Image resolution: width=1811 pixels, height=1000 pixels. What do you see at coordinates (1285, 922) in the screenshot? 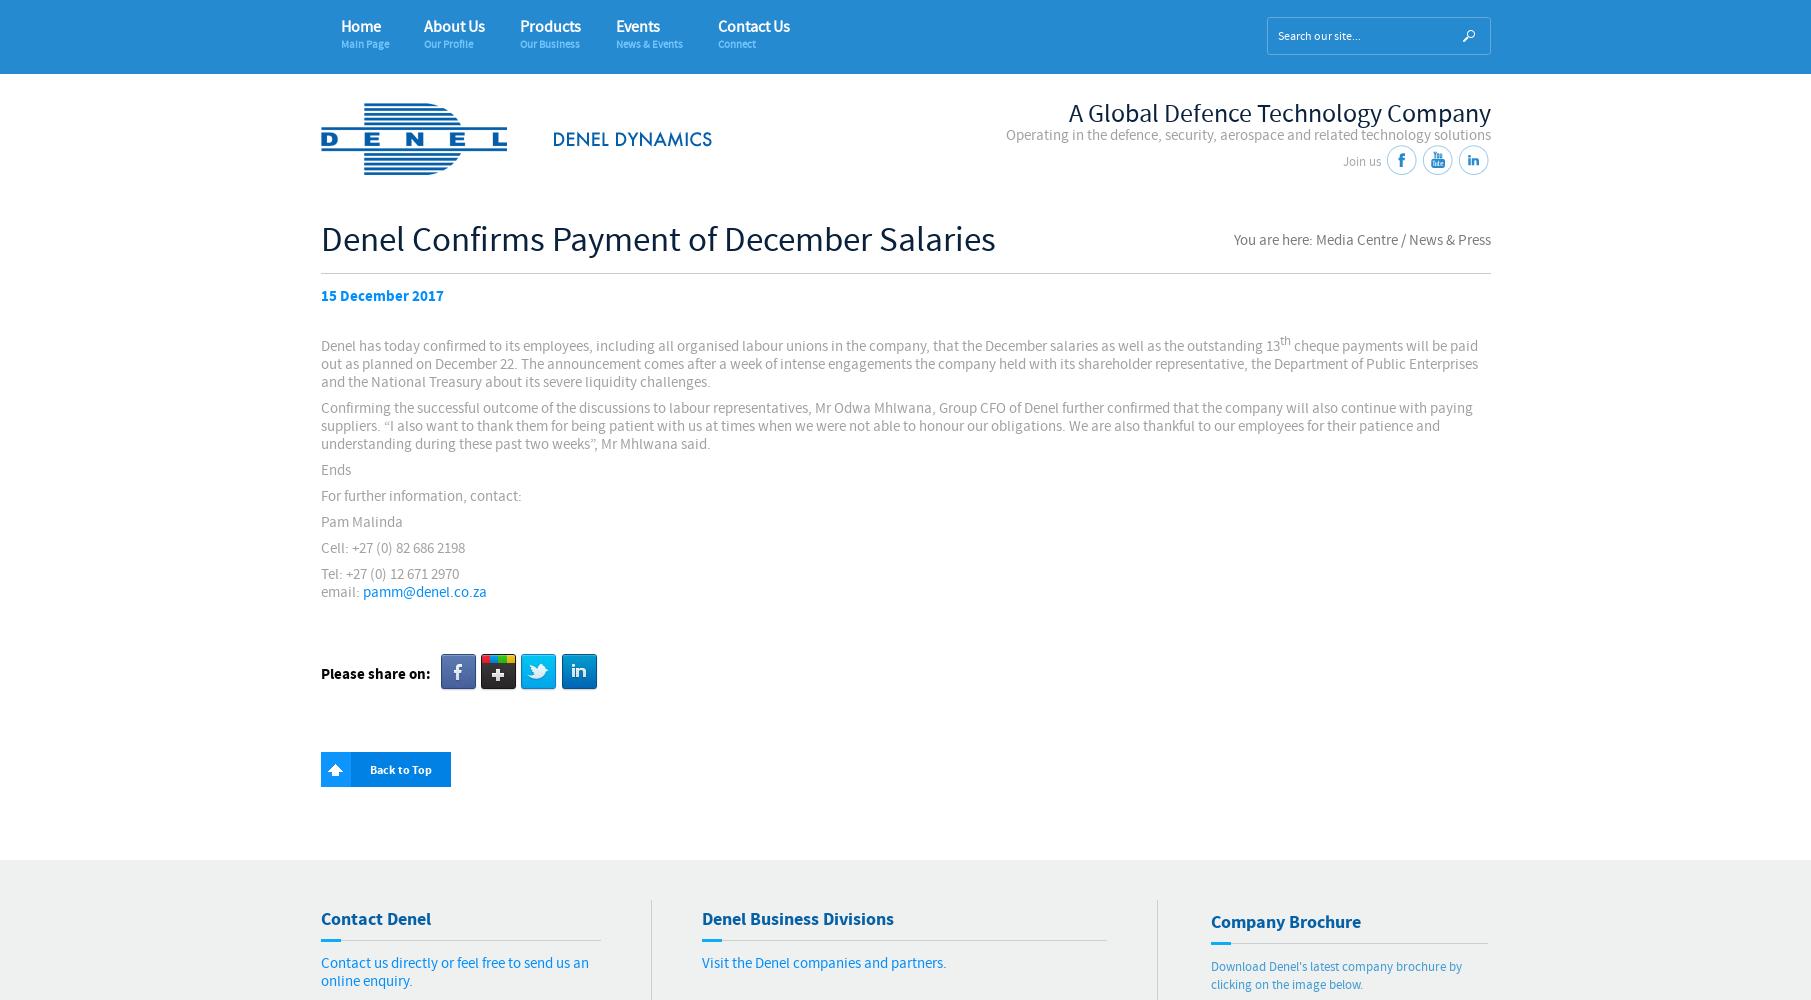
I see `'Company Brochure'` at bounding box center [1285, 922].